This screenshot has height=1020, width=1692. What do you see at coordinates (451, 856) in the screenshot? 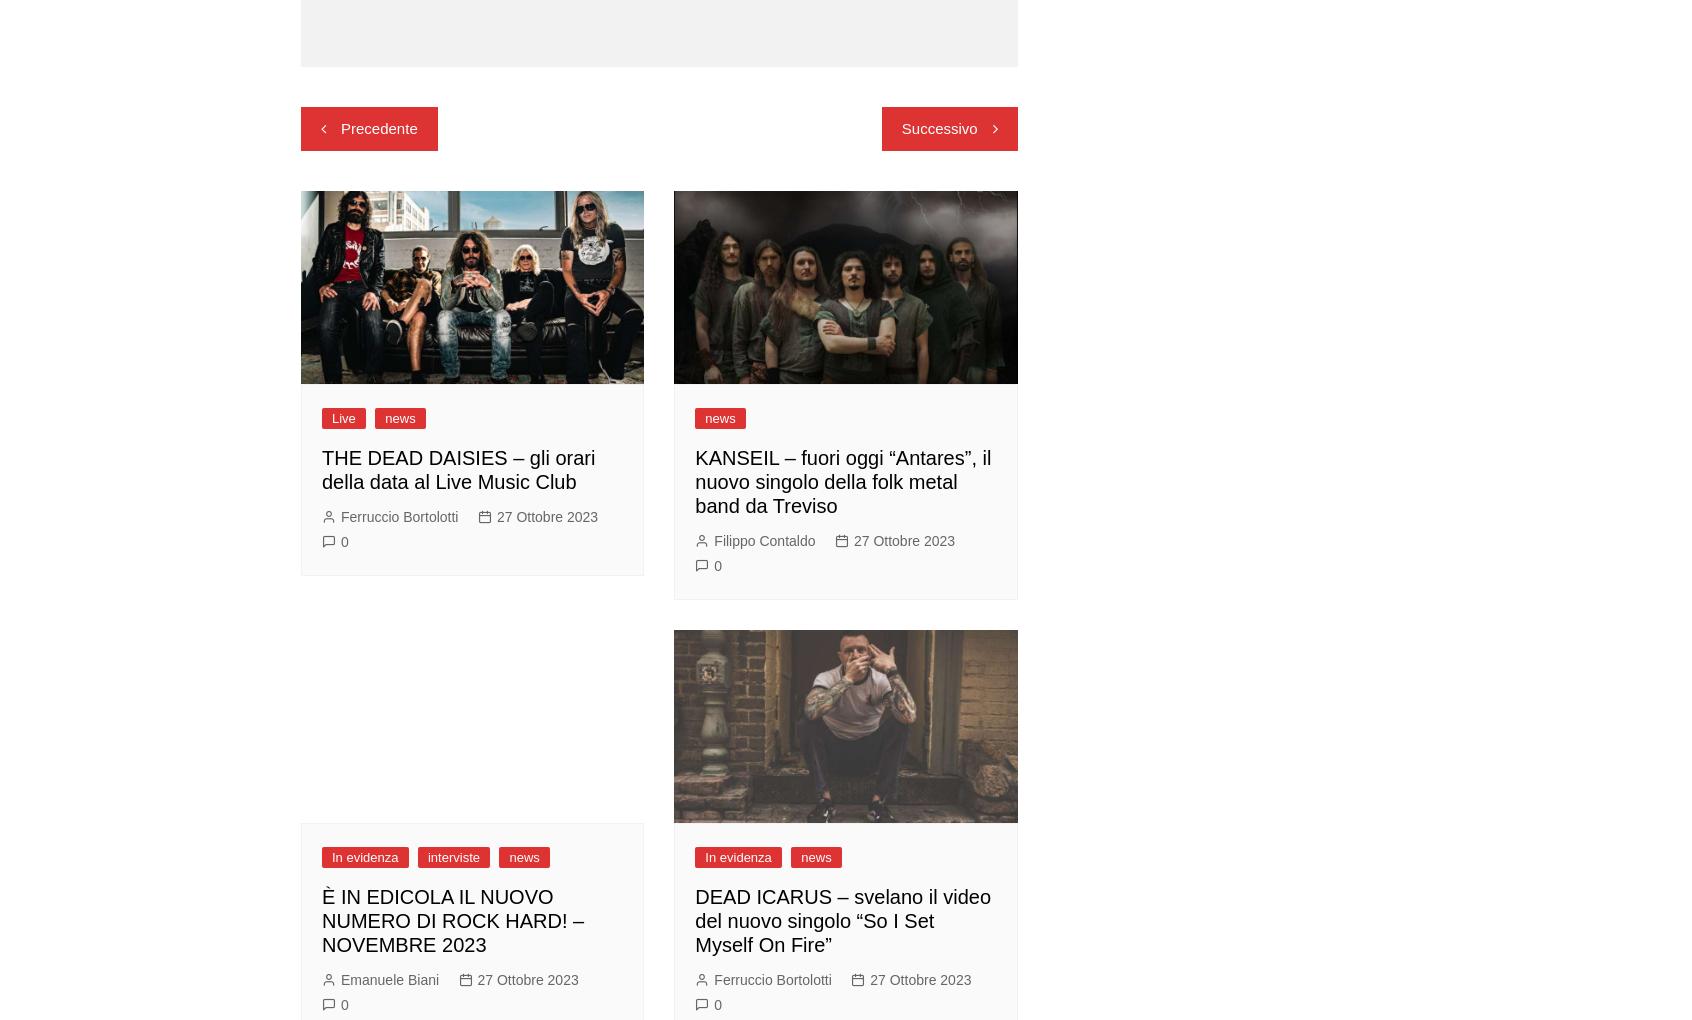
I see `'interviste'` at bounding box center [451, 856].